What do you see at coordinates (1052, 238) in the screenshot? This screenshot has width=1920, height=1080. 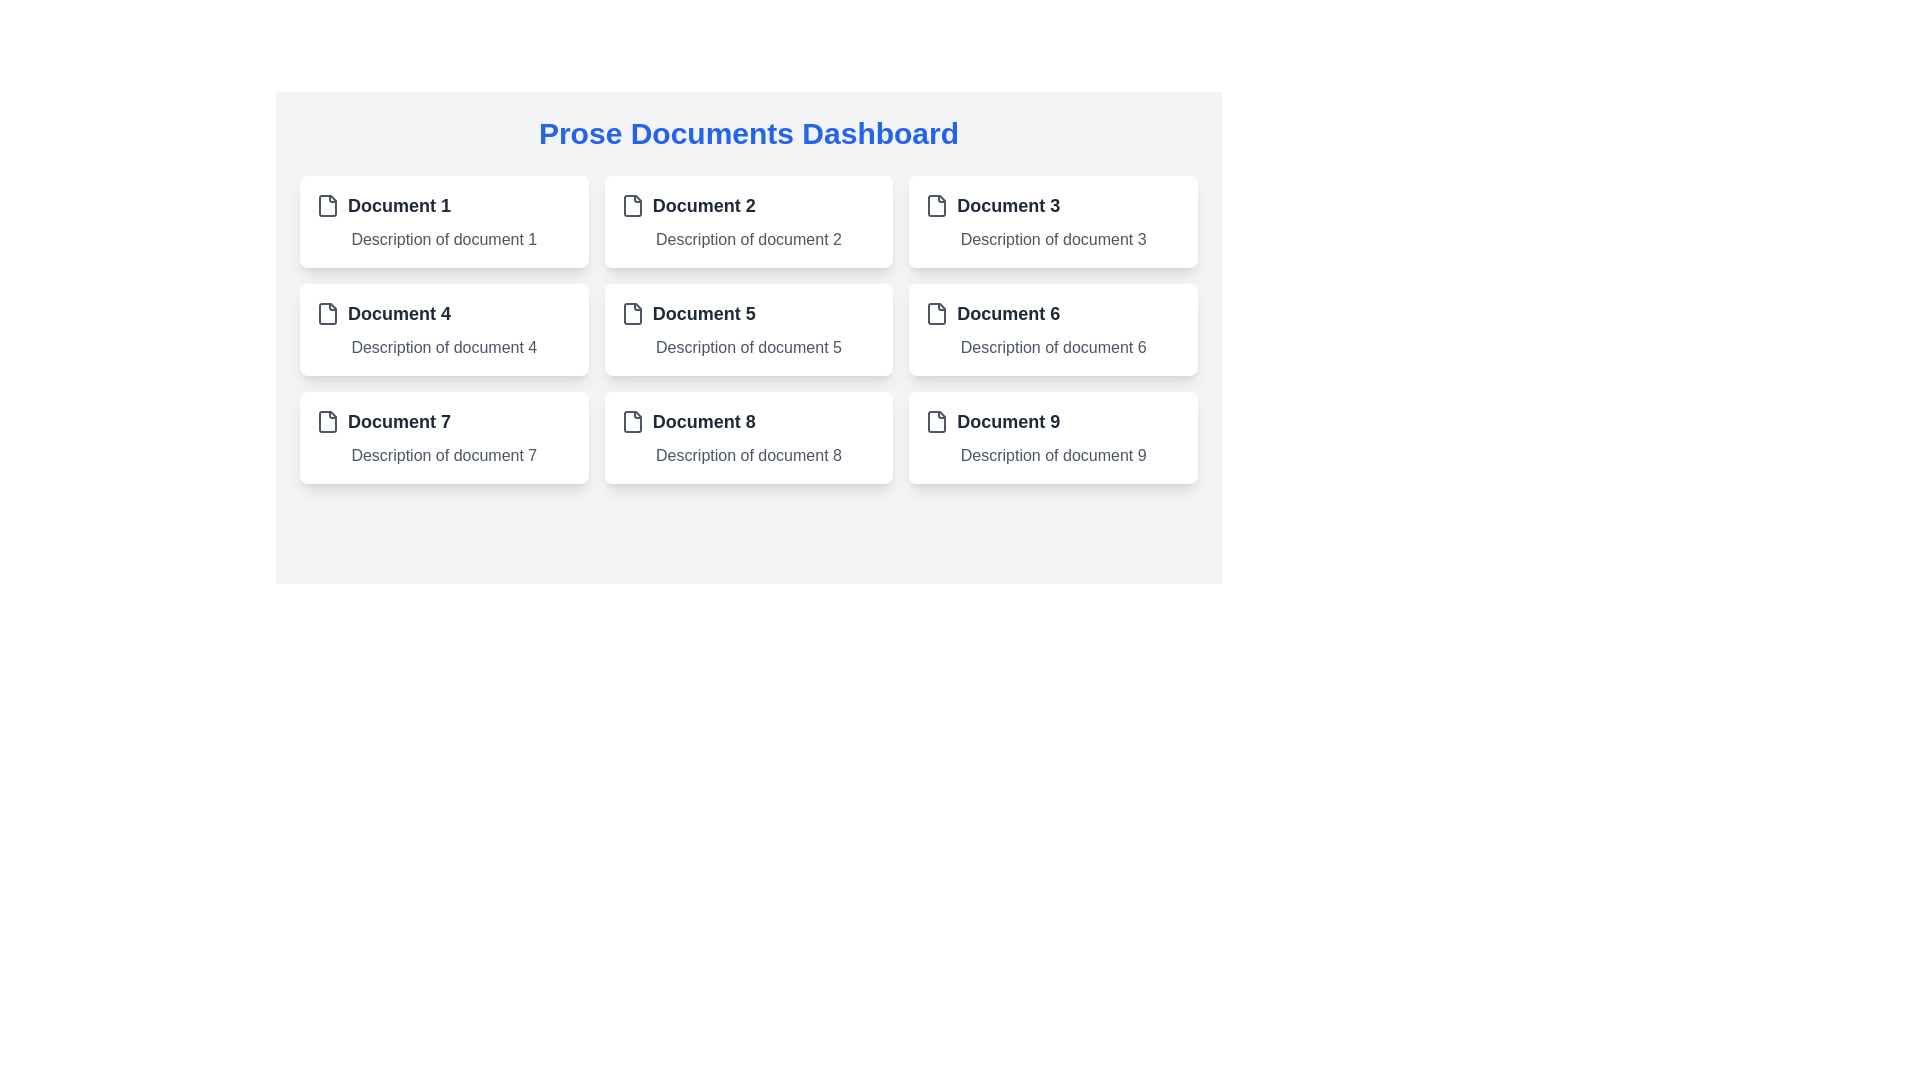 I see `the text label that says 'Description of document 3', which is styled in gray color and located under the header 'Document 3' in the grid layout` at bounding box center [1052, 238].